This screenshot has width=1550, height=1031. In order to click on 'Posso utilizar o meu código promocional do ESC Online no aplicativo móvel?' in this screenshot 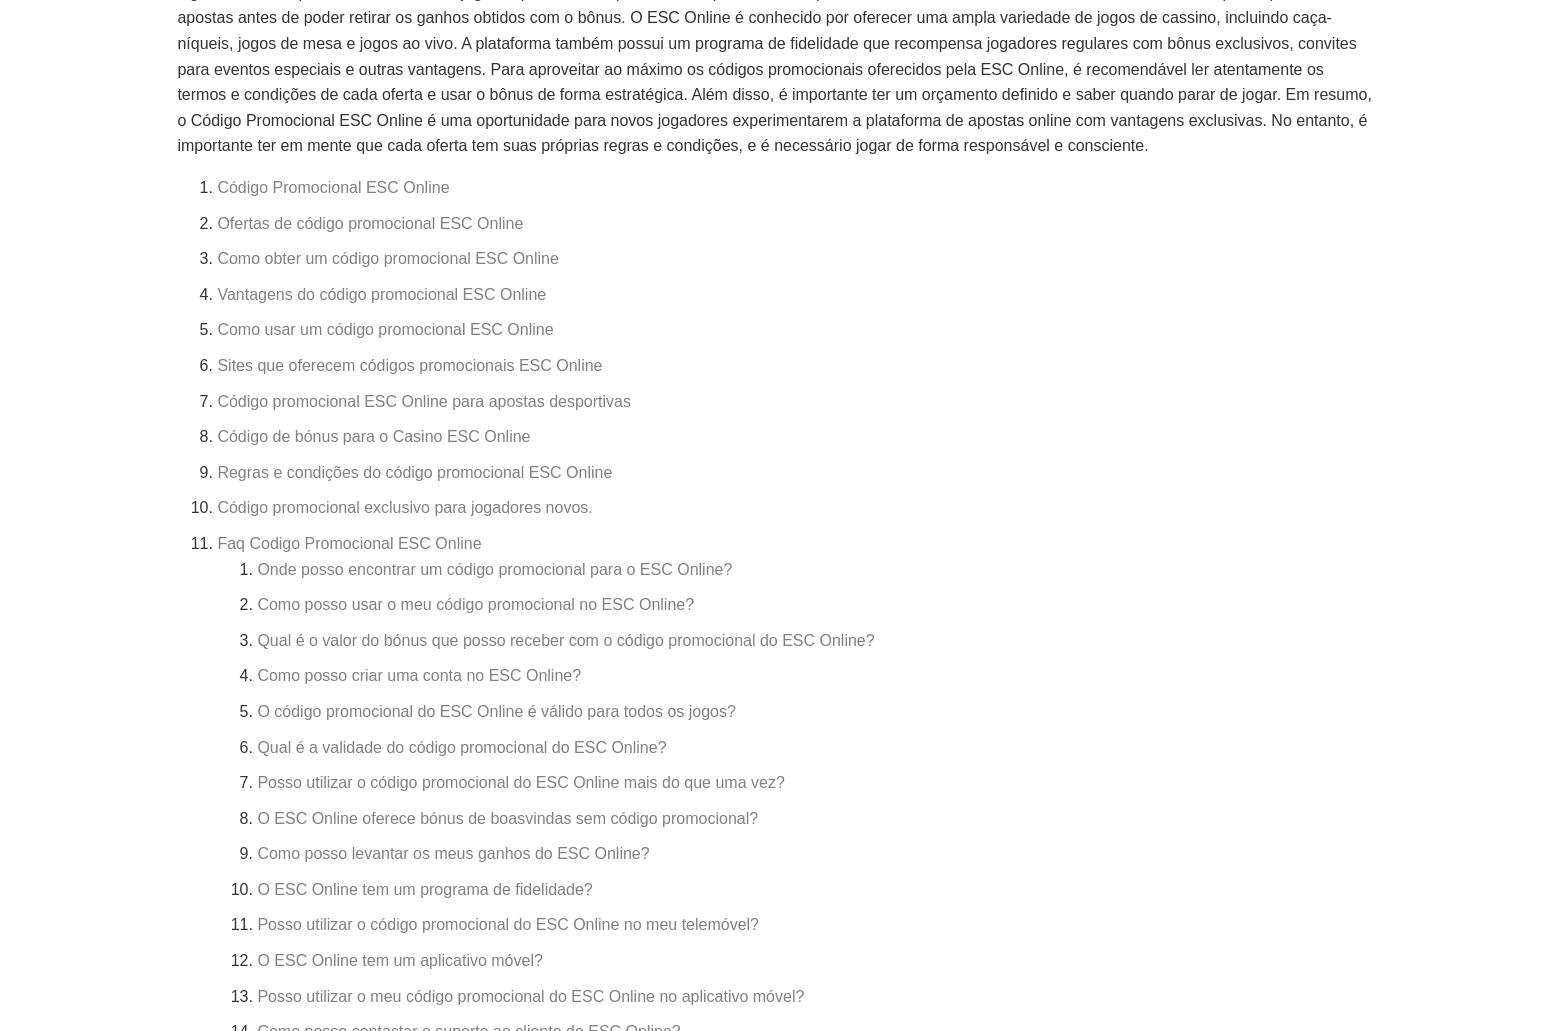, I will do `click(529, 994)`.